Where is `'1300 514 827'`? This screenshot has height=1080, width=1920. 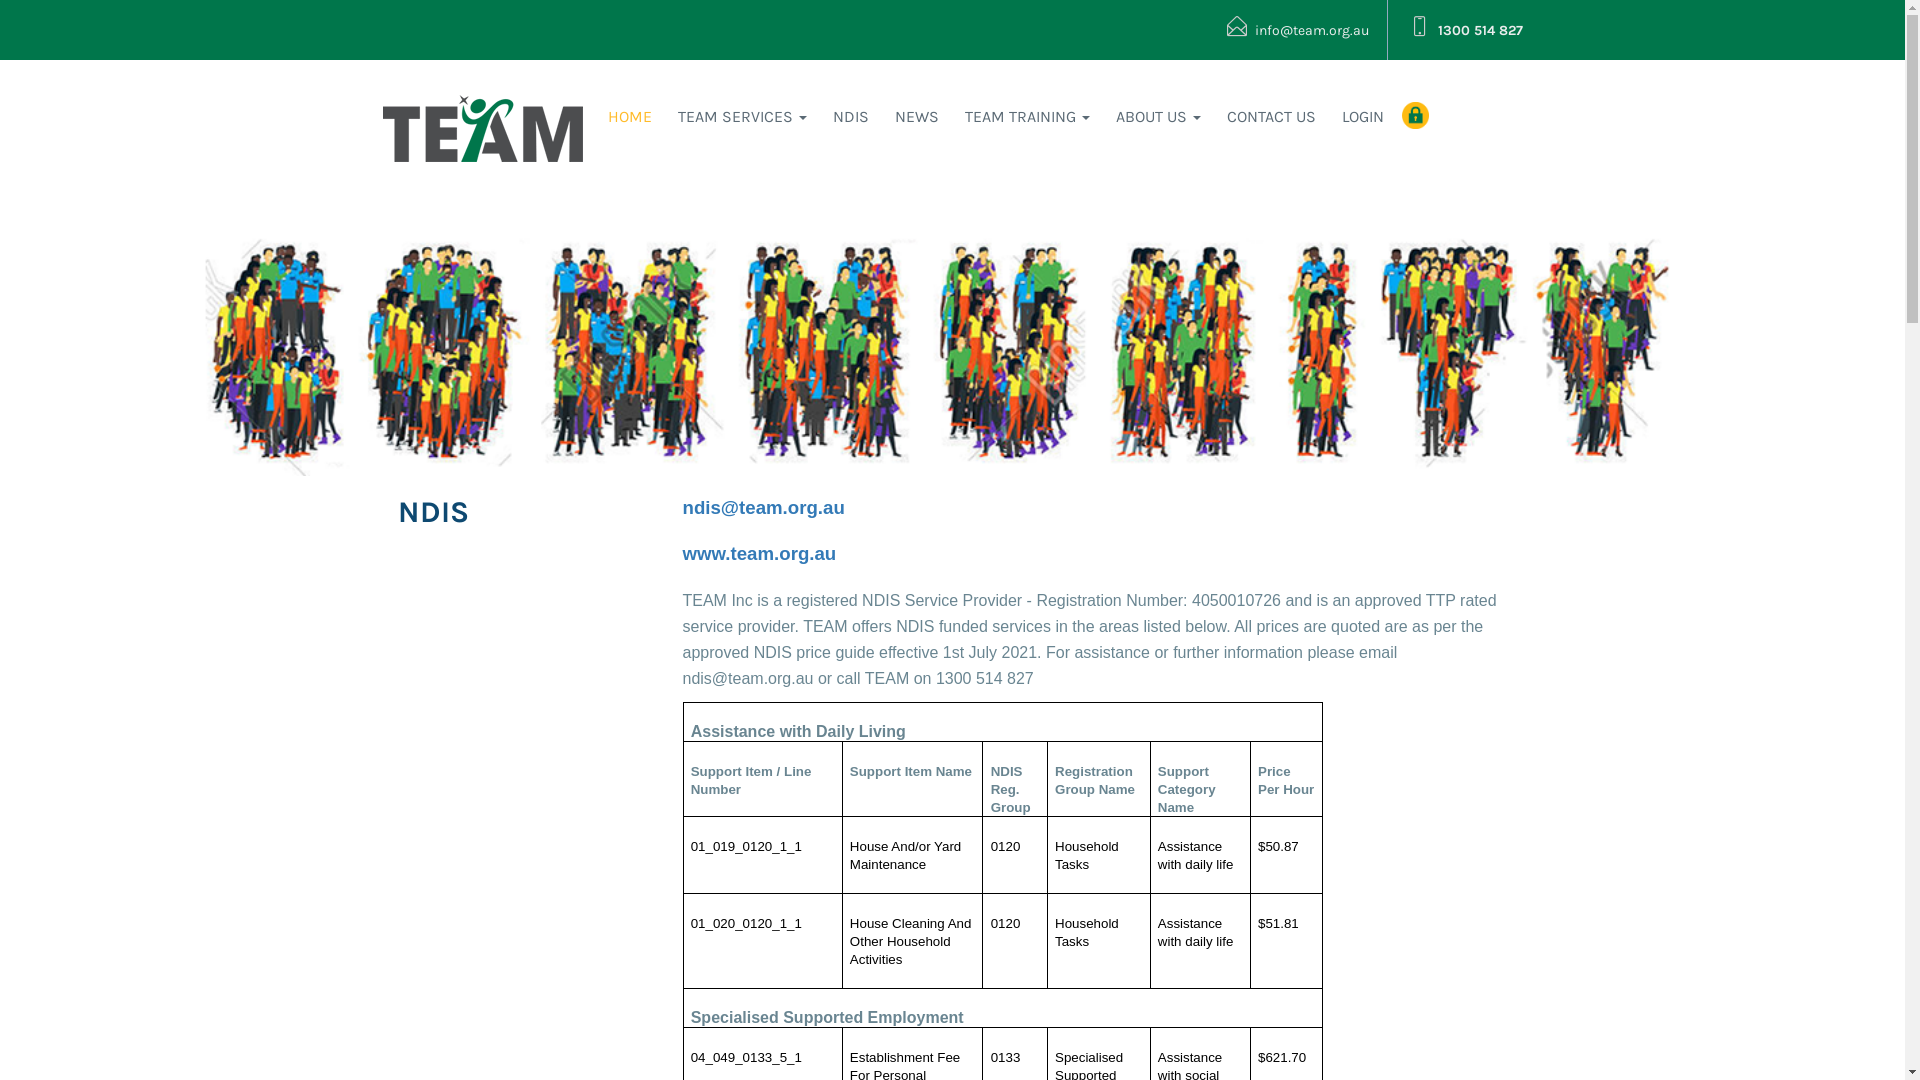
'1300 514 827' is located at coordinates (1466, 30).